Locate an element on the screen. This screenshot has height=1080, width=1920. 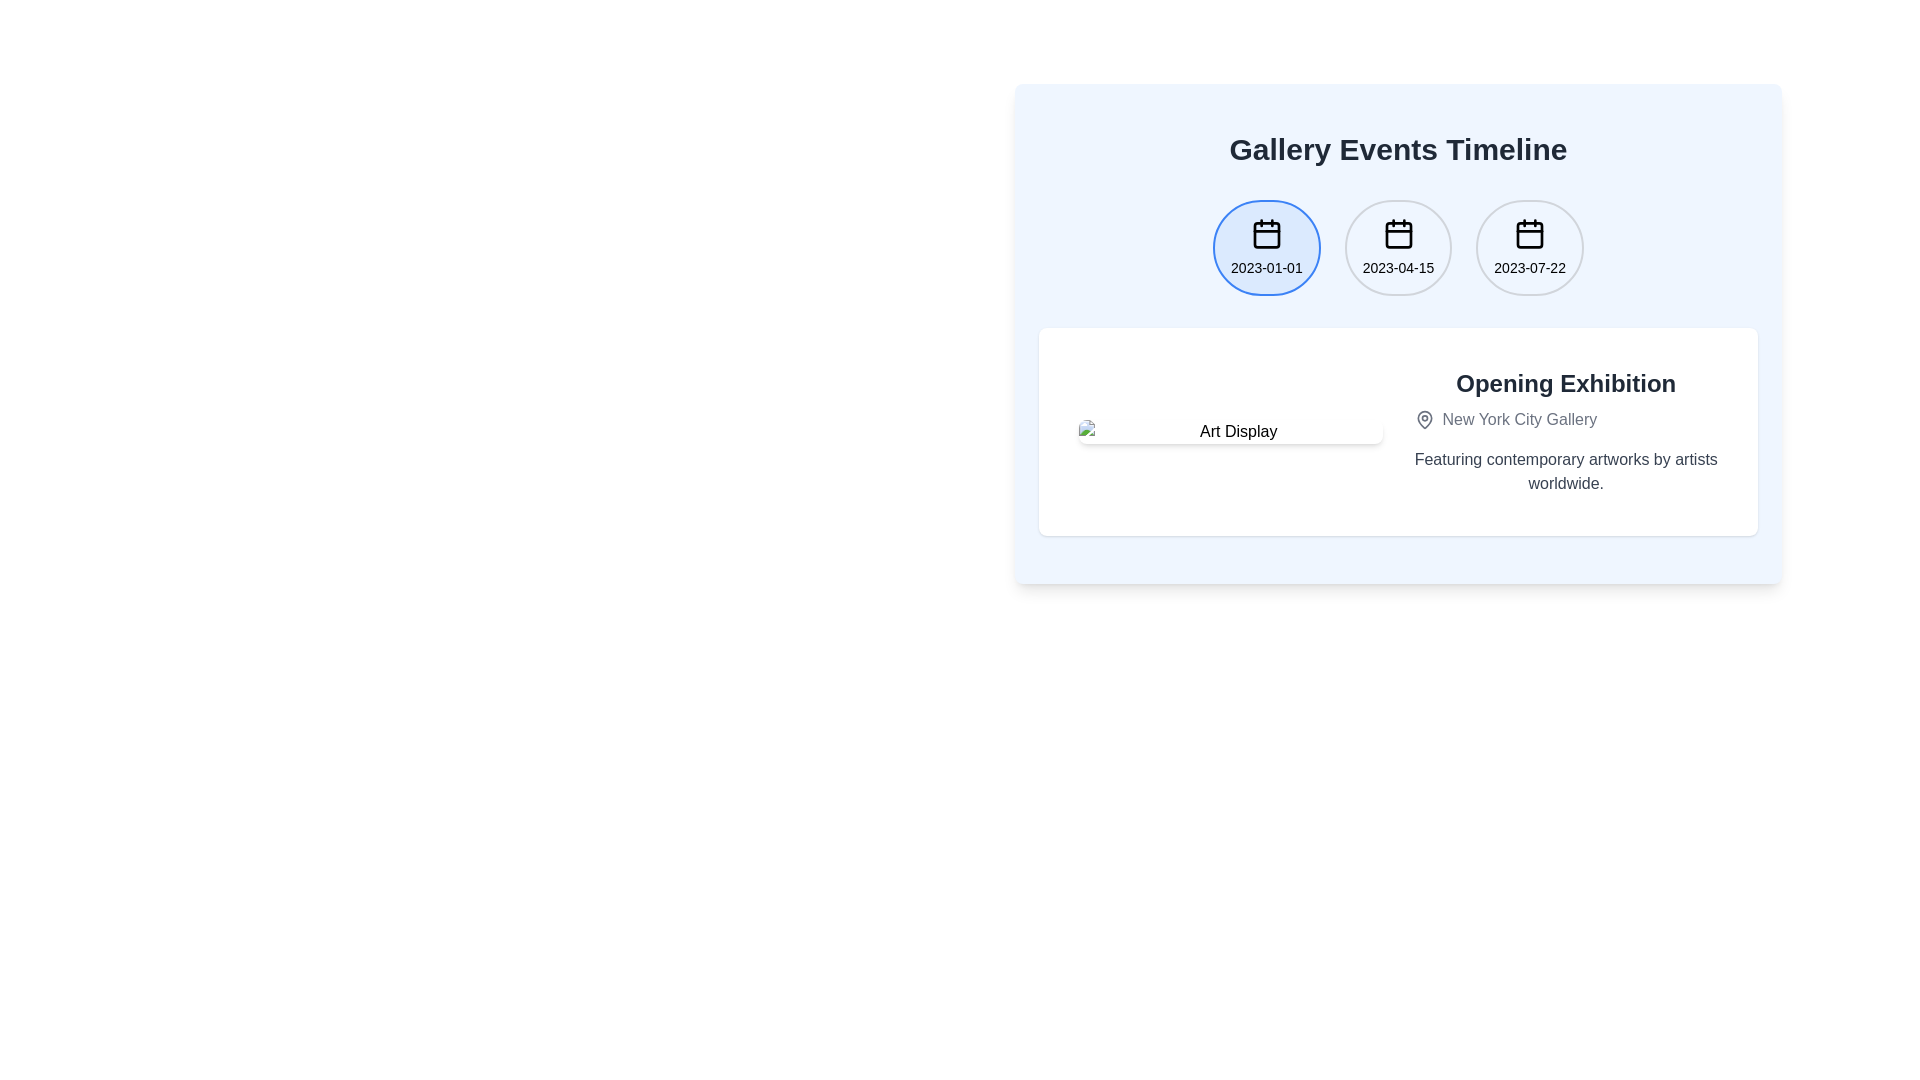
text label displaying a specific date, which is located below a calendar icon within the leftmost rounded card of a timeline interface is located at coordinates (1265, 266).